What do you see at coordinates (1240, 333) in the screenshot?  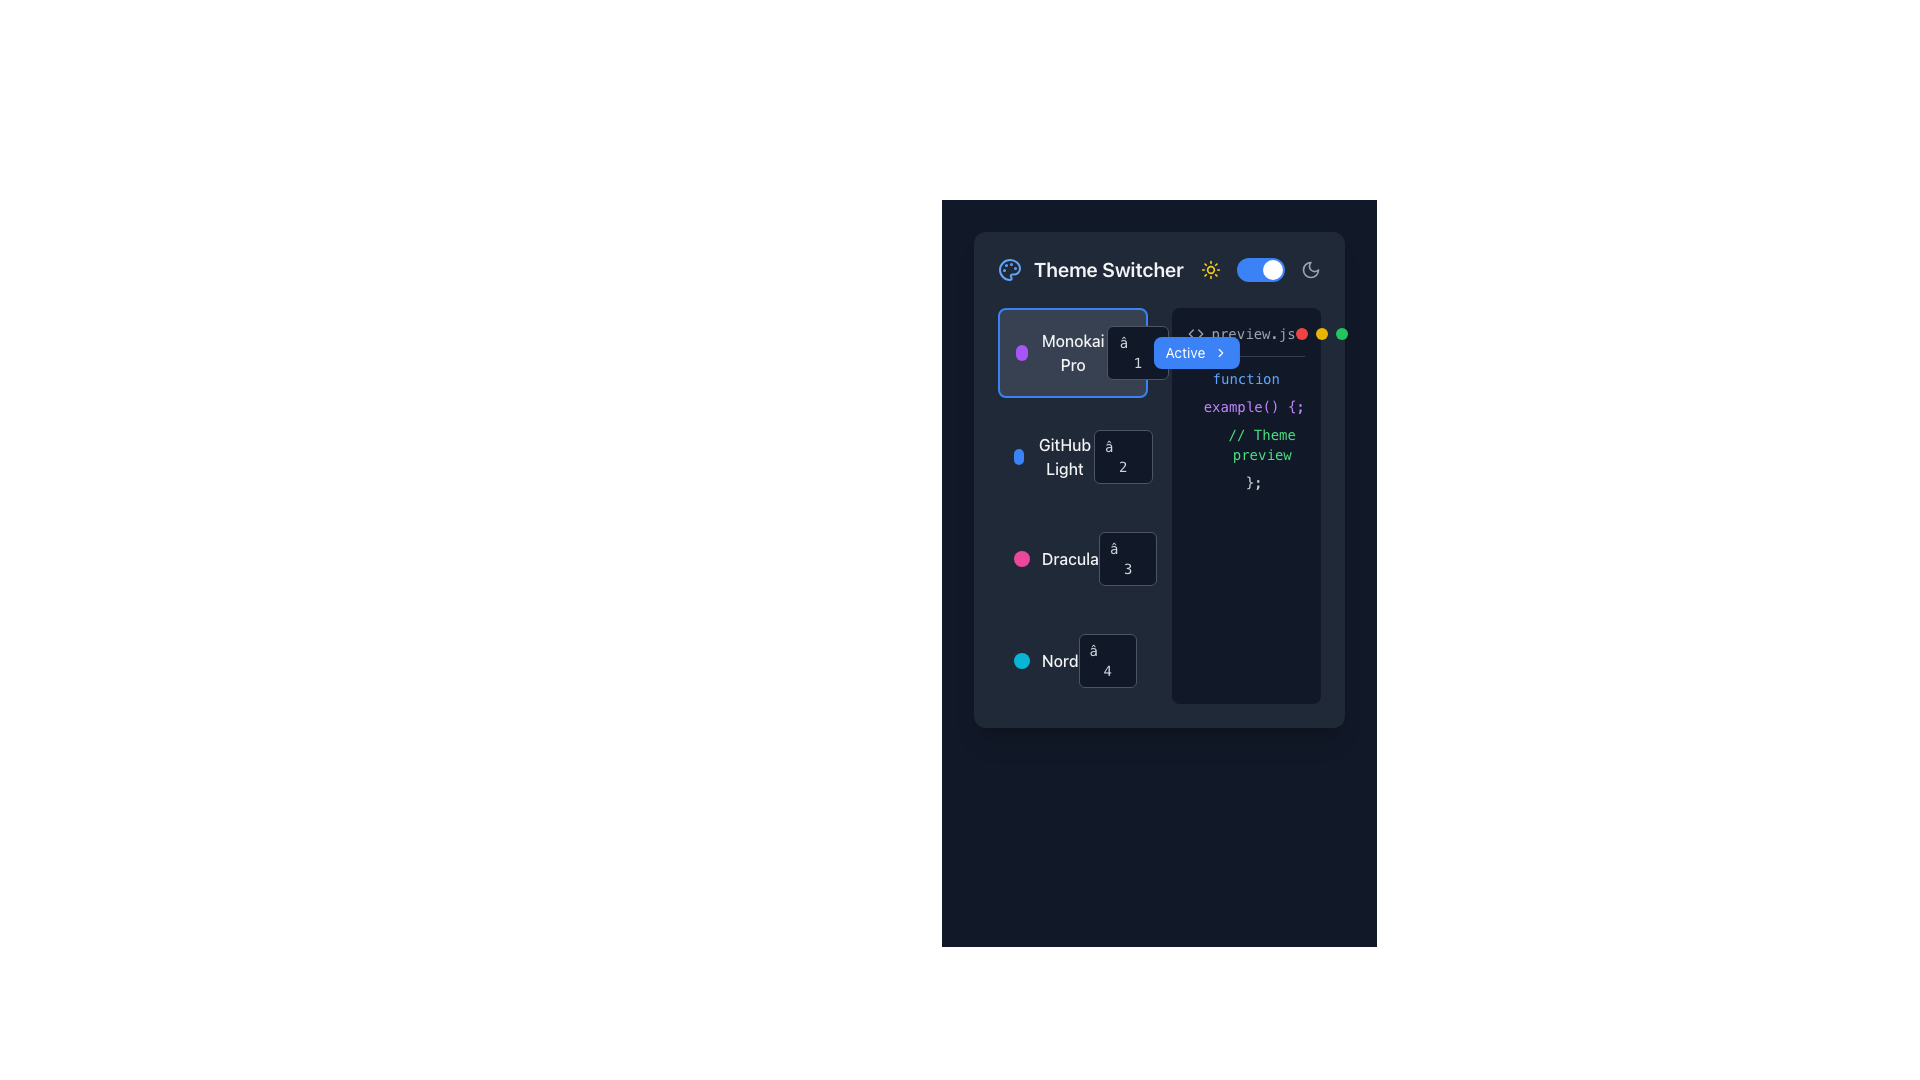 I see `the 'preview.js' text label with a code icon located in the top-right portion of the dark panel coding interface` at bounding box center [1240, 333].